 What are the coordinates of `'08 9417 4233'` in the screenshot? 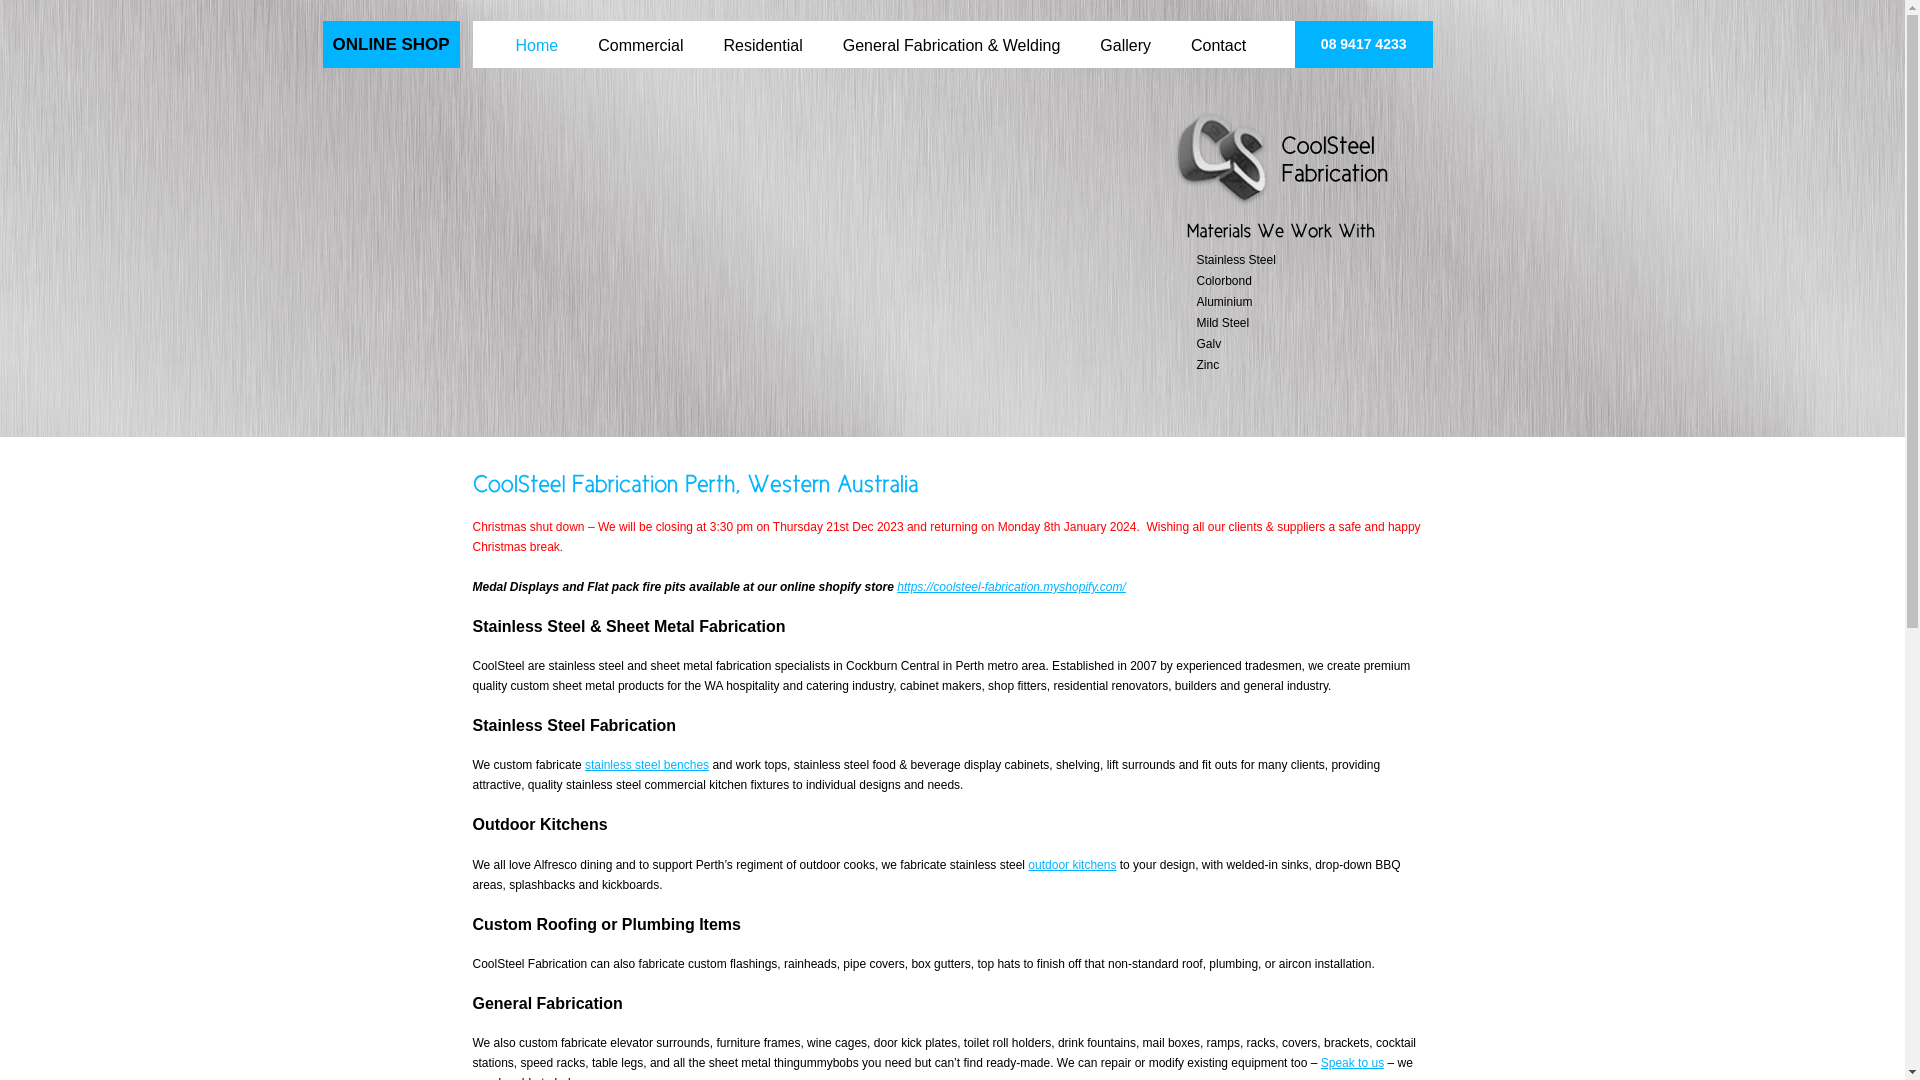 It's located at (1362, 44).